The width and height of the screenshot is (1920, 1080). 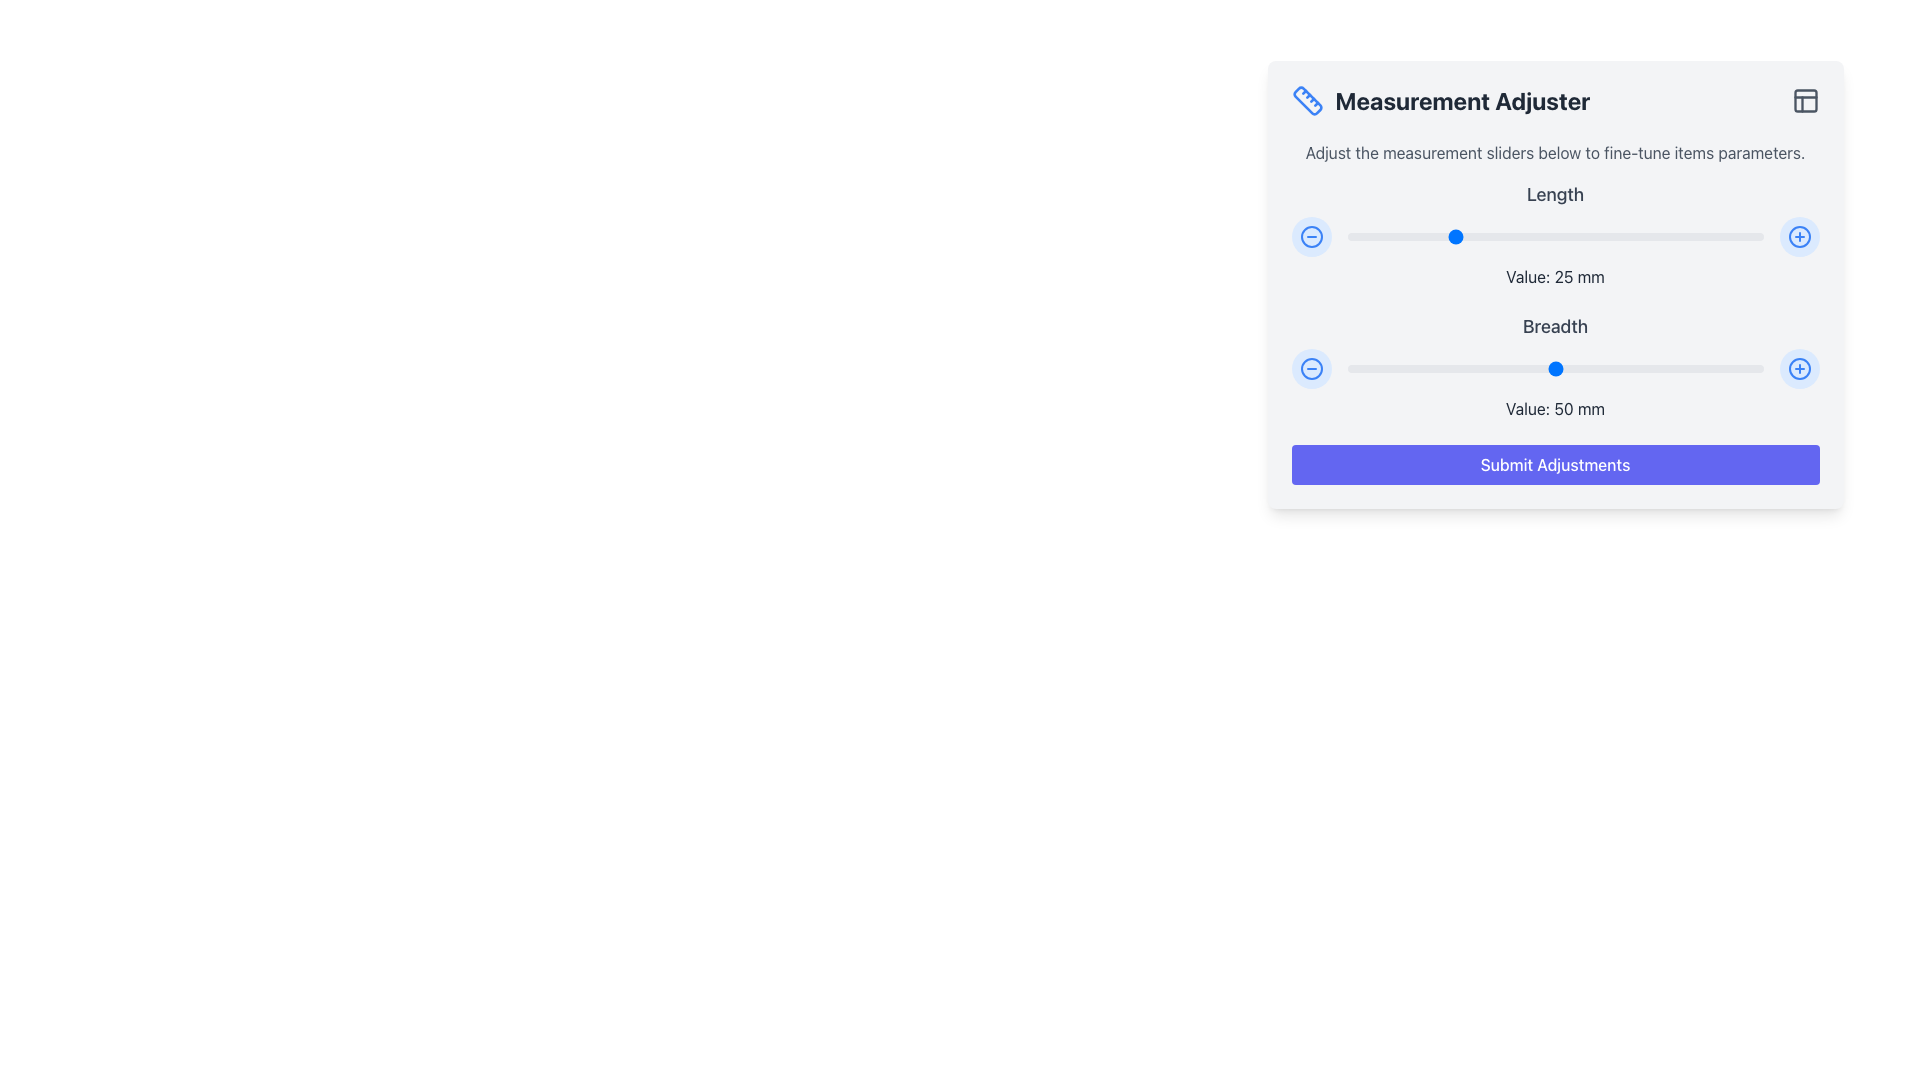 What do you see at coordinates (1417, 369) in the screenshot?
I see `the breadth` at bounding box center [1417, 369].